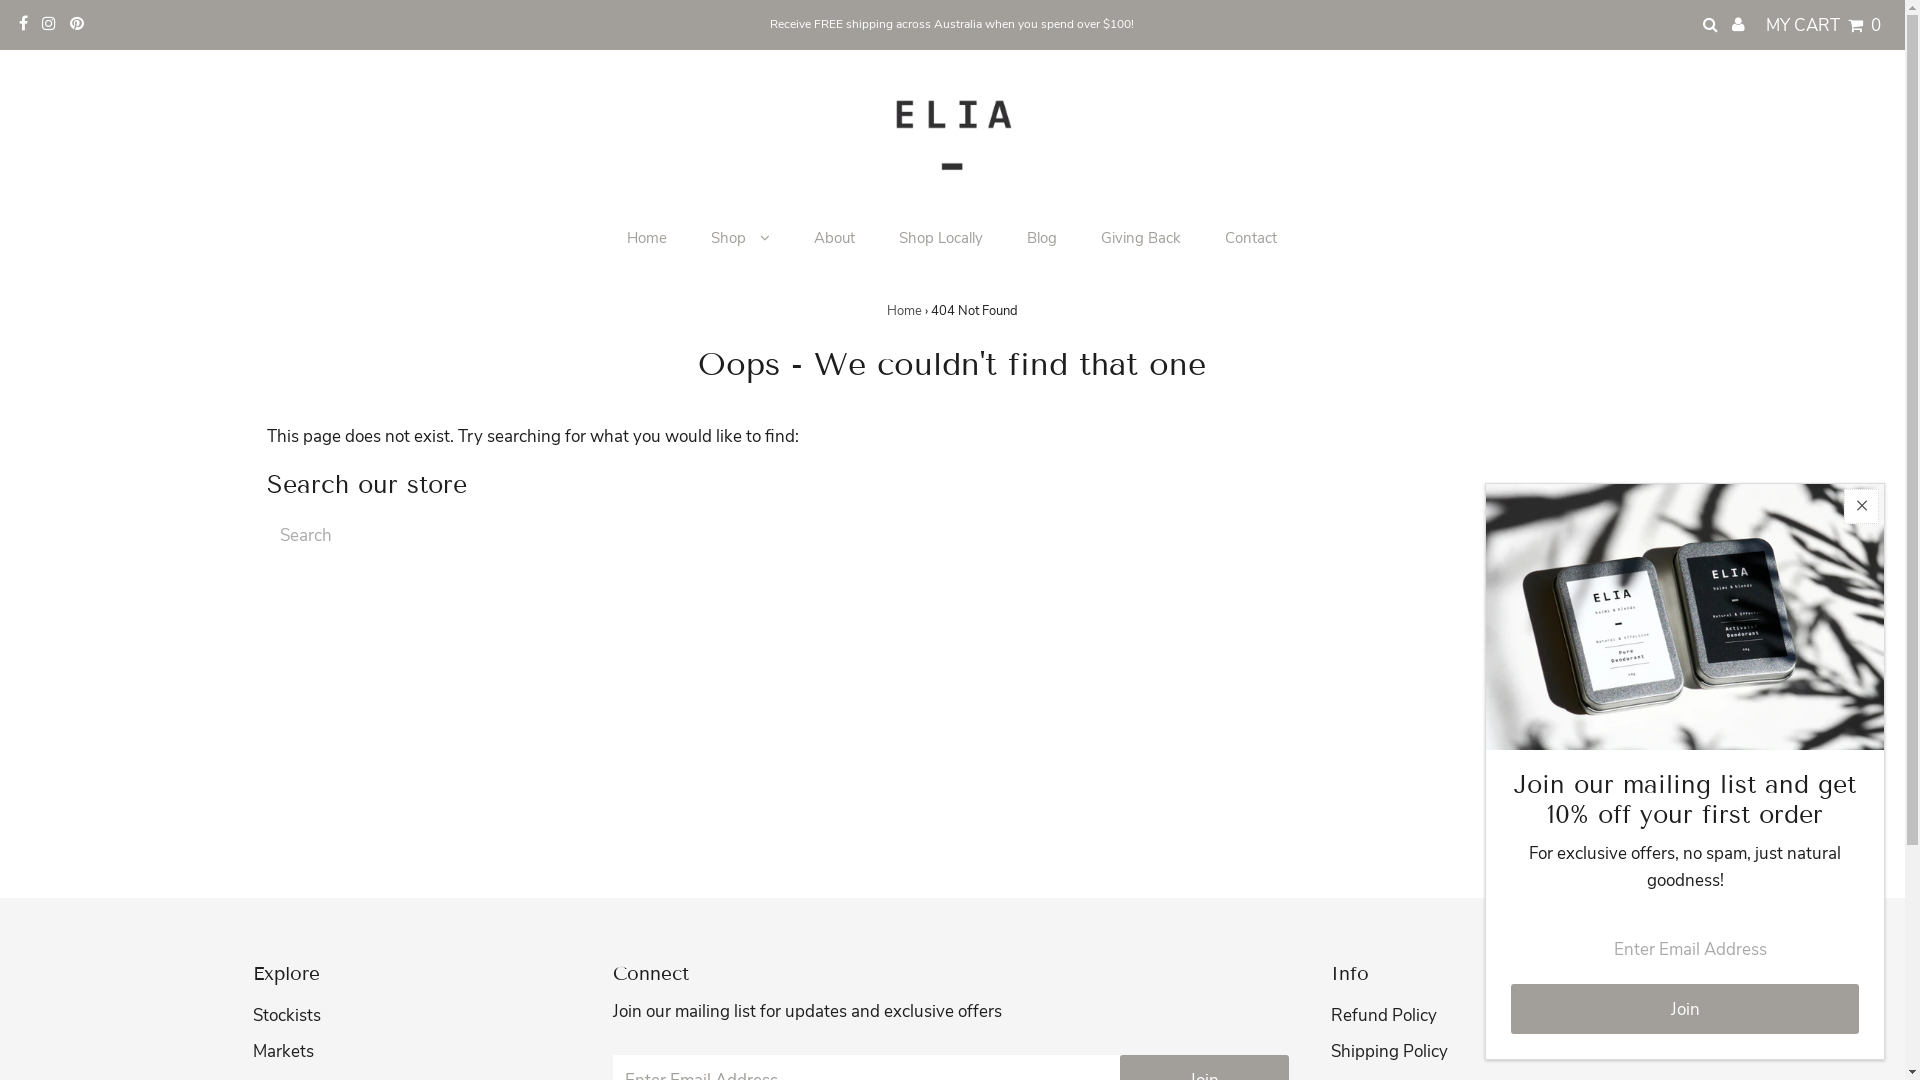  I want to click on 'Shipping Policy', so click(1387, 1050).